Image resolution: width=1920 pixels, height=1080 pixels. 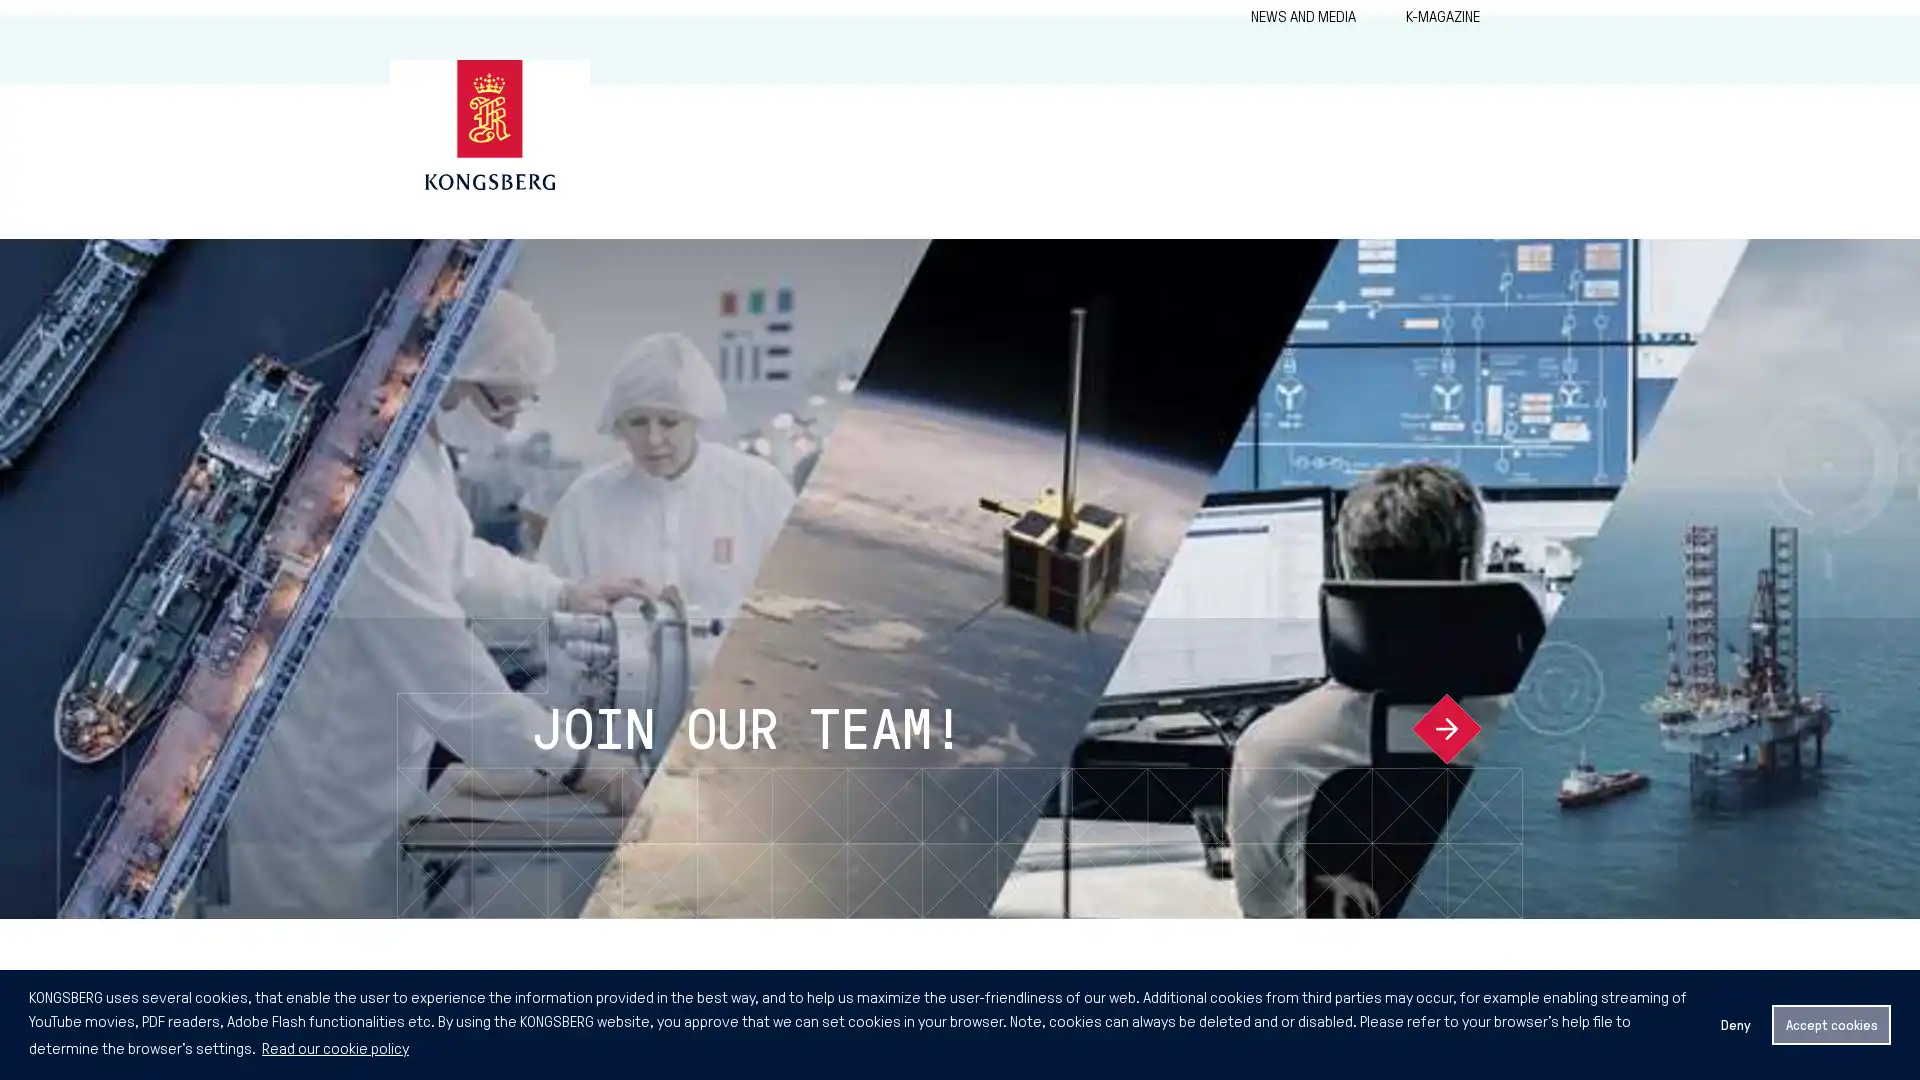 What do you see at coordinates (1734, 1024) in the screenshot?
I see `deny cookies` at bounding box center [1734, 1024].